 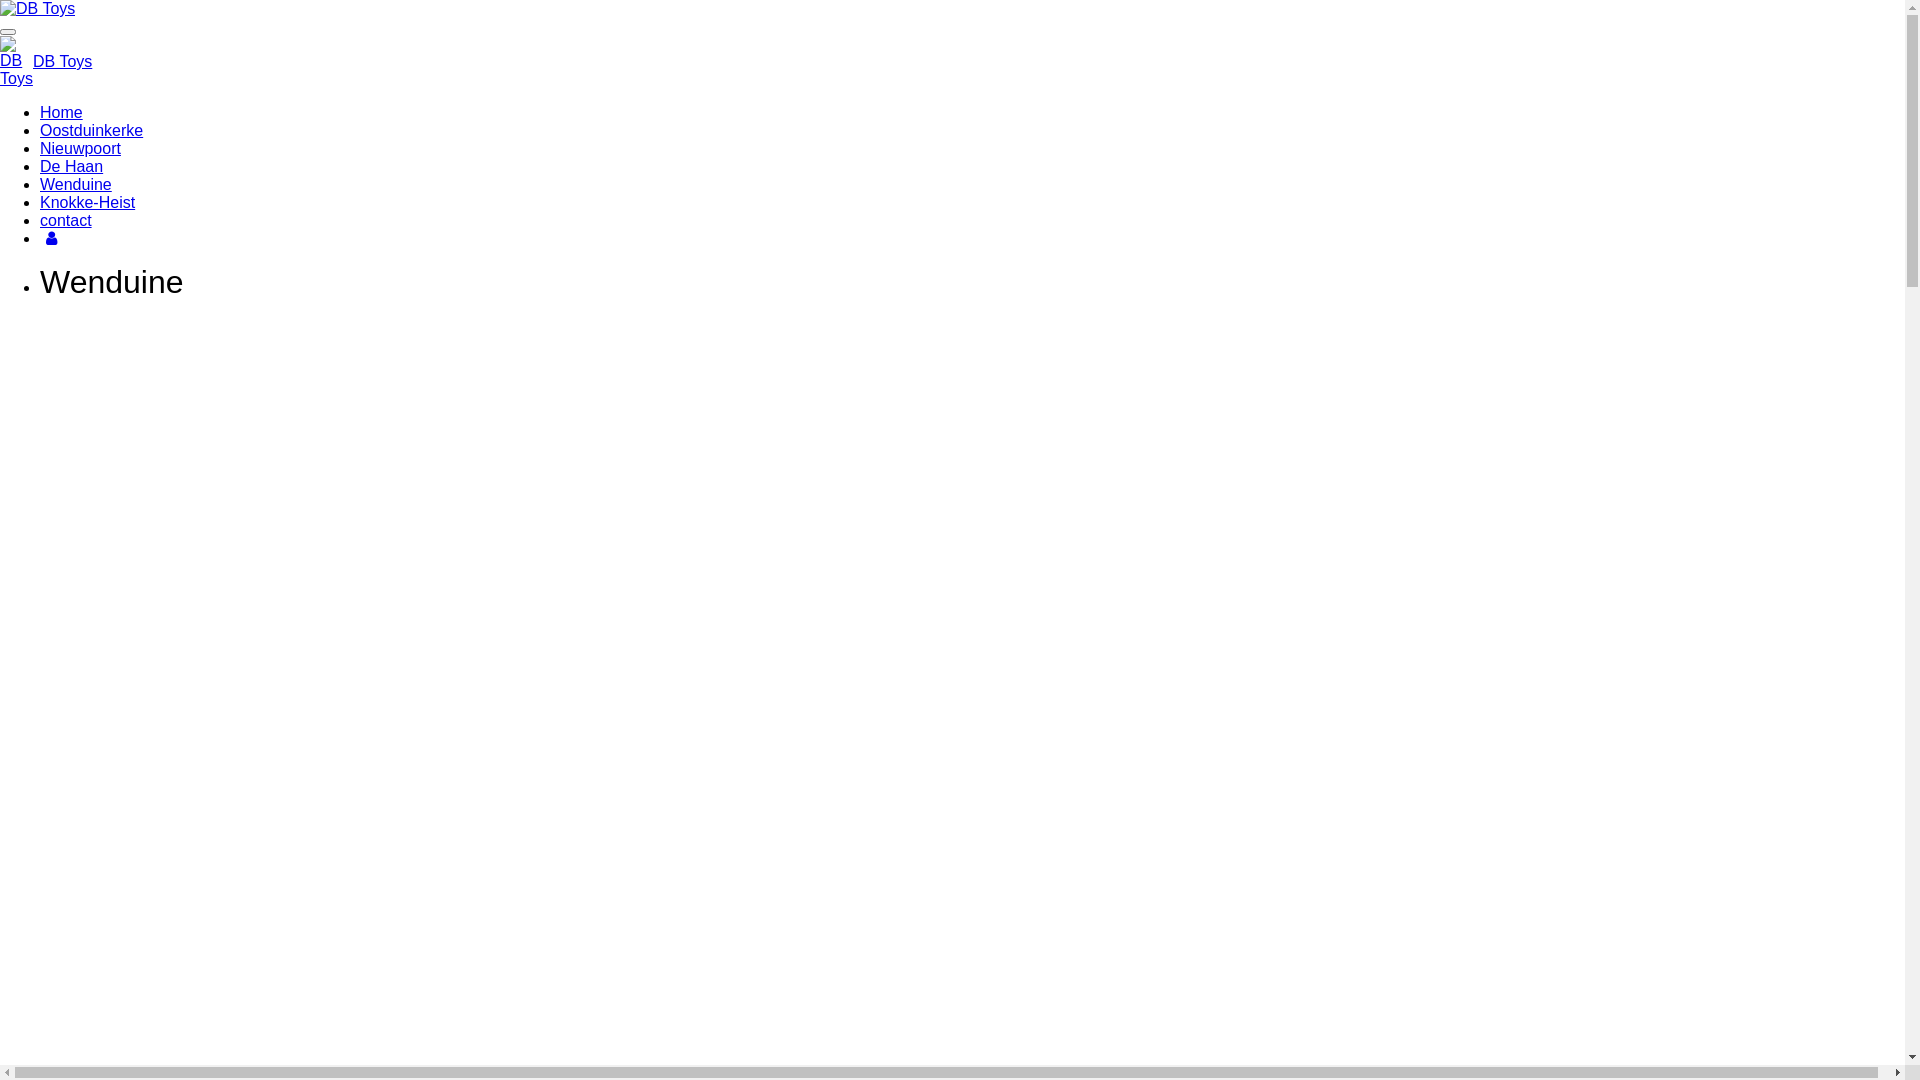 What do you see at coordinates (71, 165) in the screenshot?
I see `'De Haan'` at bounding box center [71, 165].